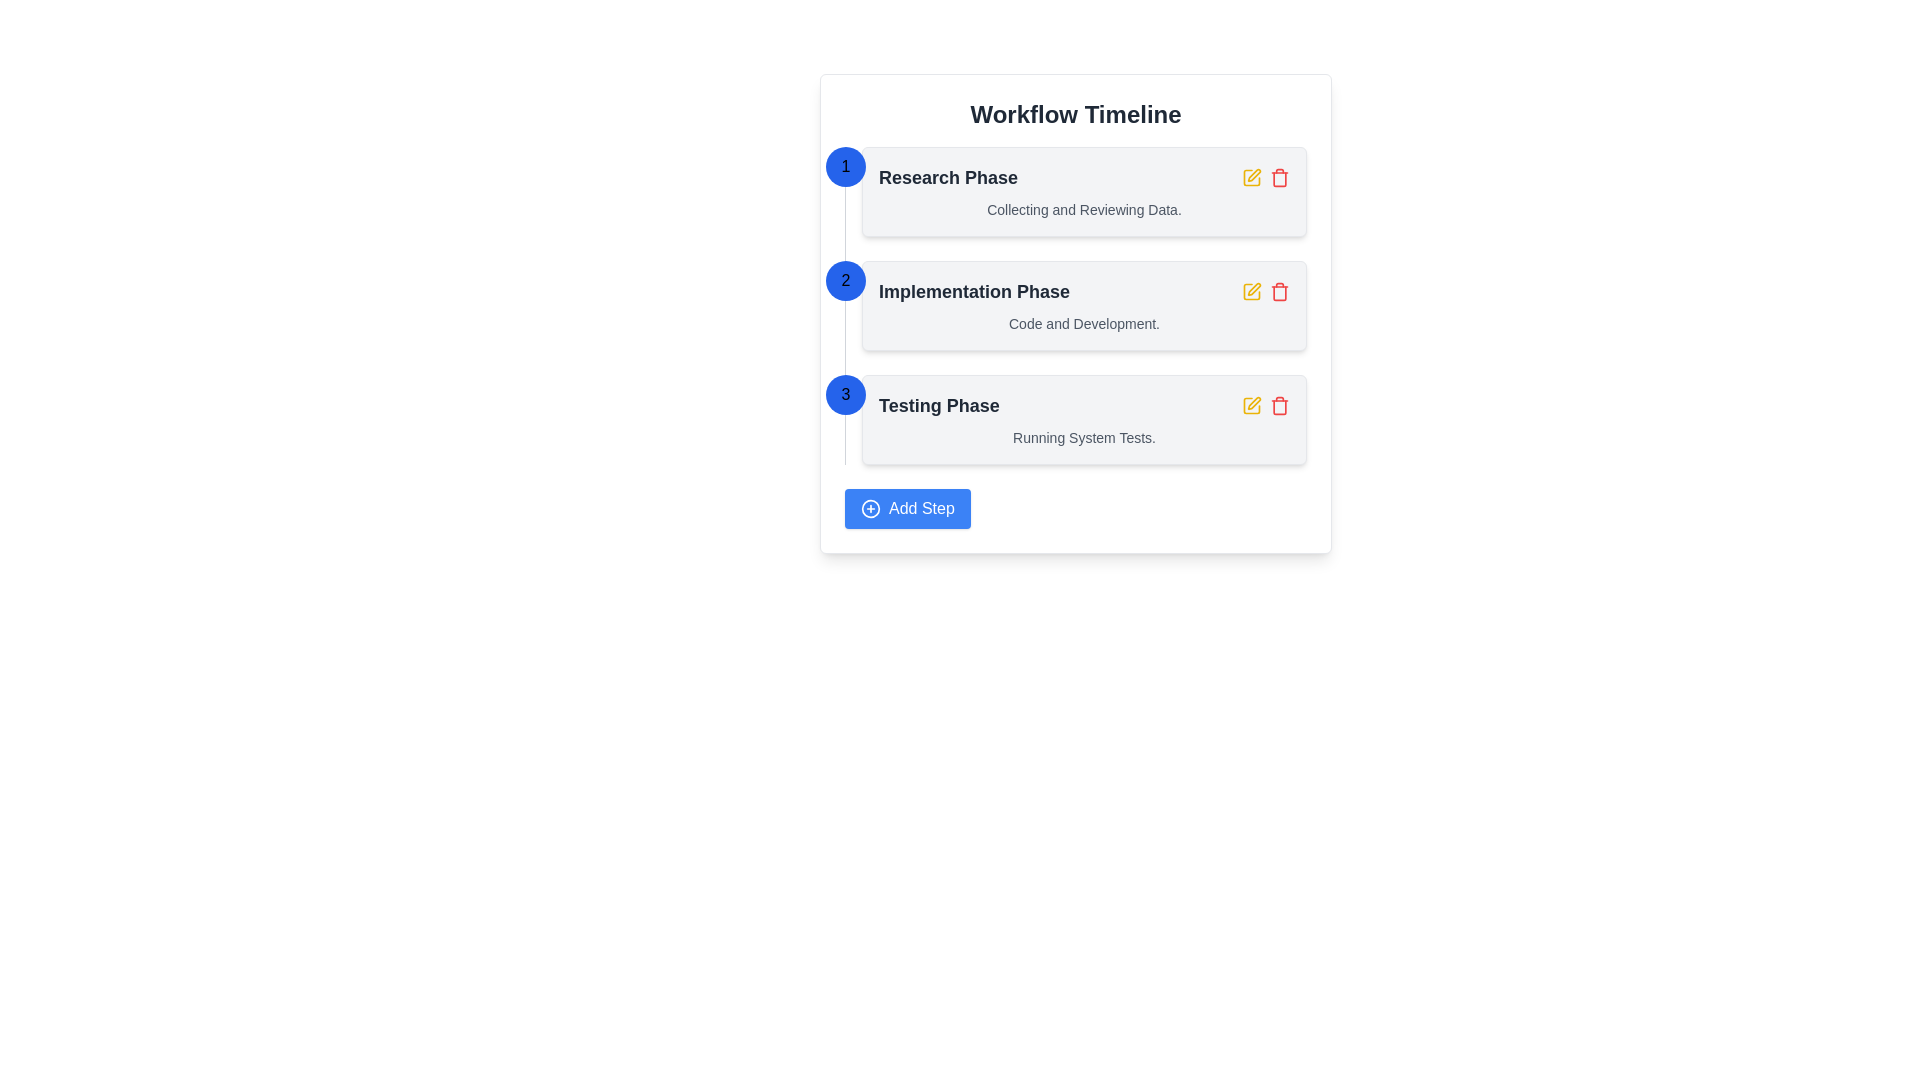  I want to click on the third step card in the workflow timeline which displays the name and description of the phase, positioned between 'Implementation Phase' and the 'Add Step' button, so click(1083, 419).